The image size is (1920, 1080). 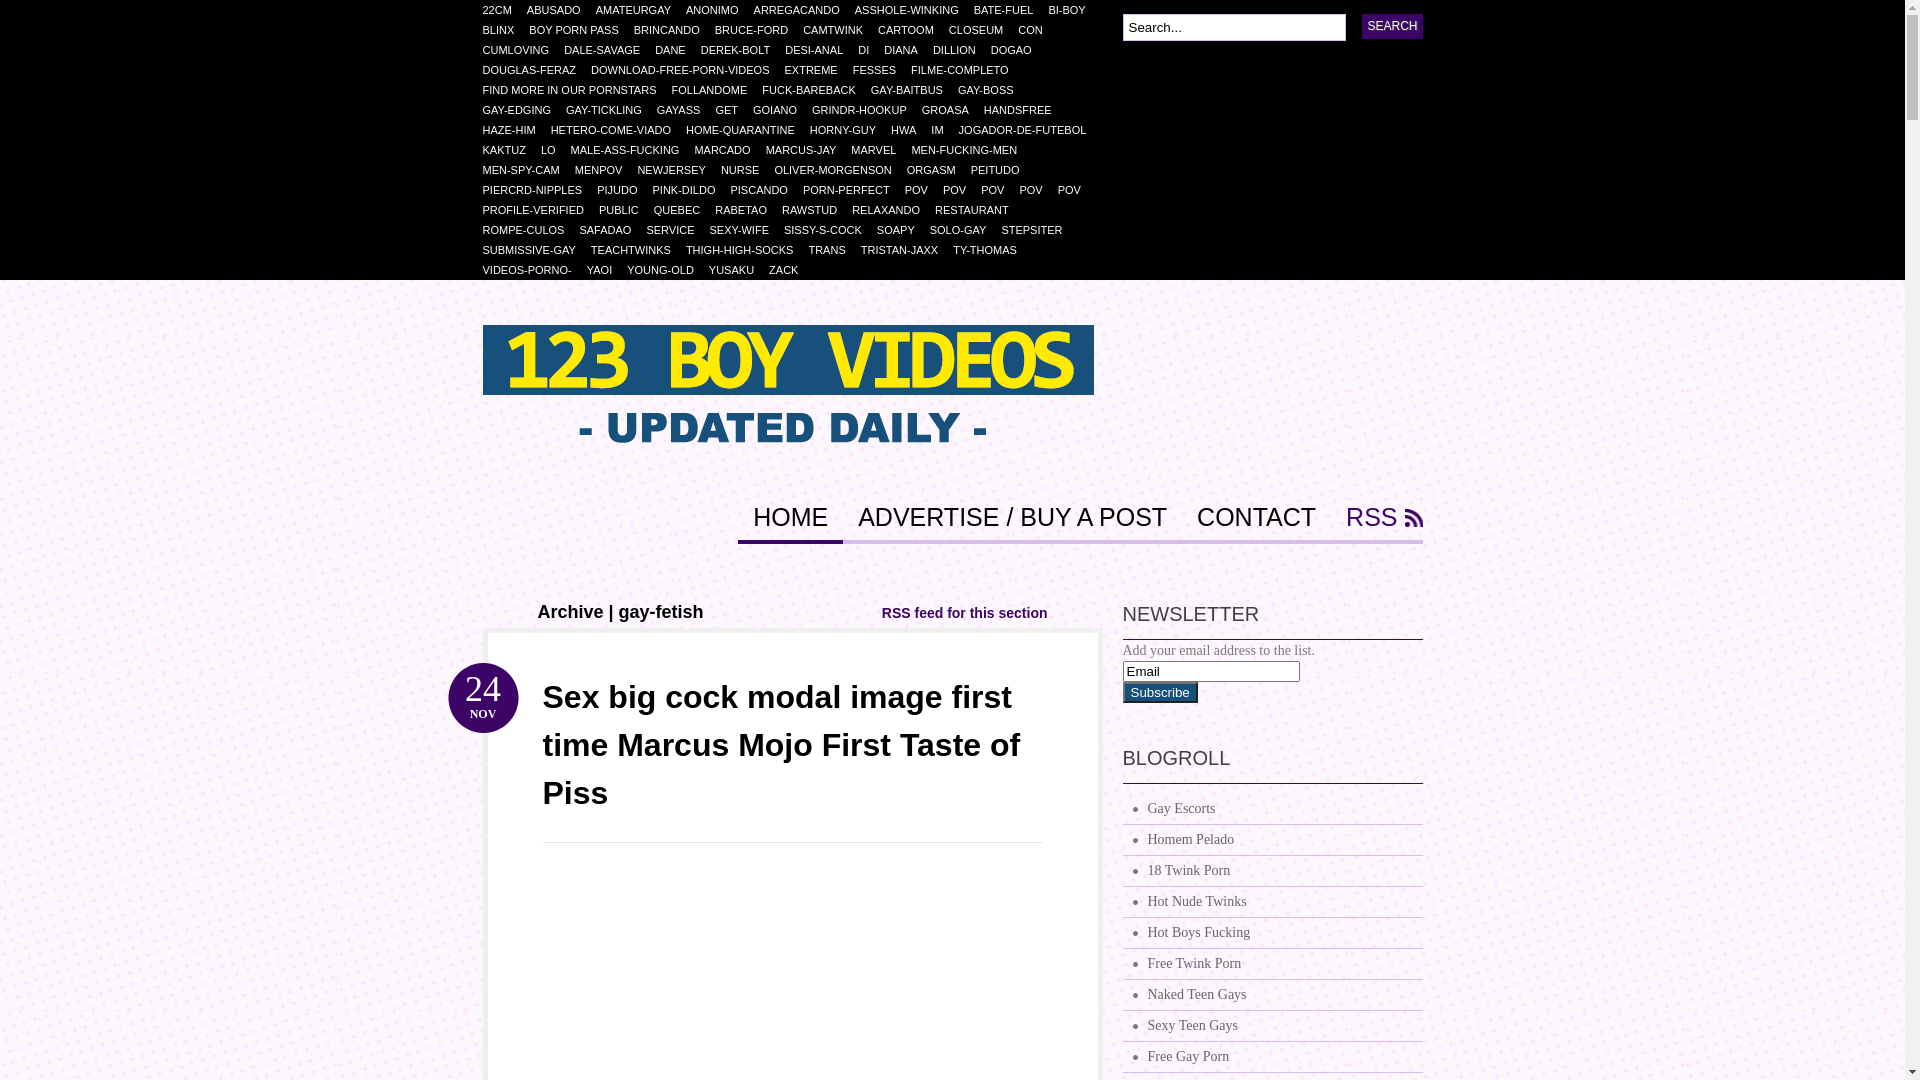 I want to click on 'DOWNLOAD-FREE-PORN-VIDEOS', so click(x=687, y=68).